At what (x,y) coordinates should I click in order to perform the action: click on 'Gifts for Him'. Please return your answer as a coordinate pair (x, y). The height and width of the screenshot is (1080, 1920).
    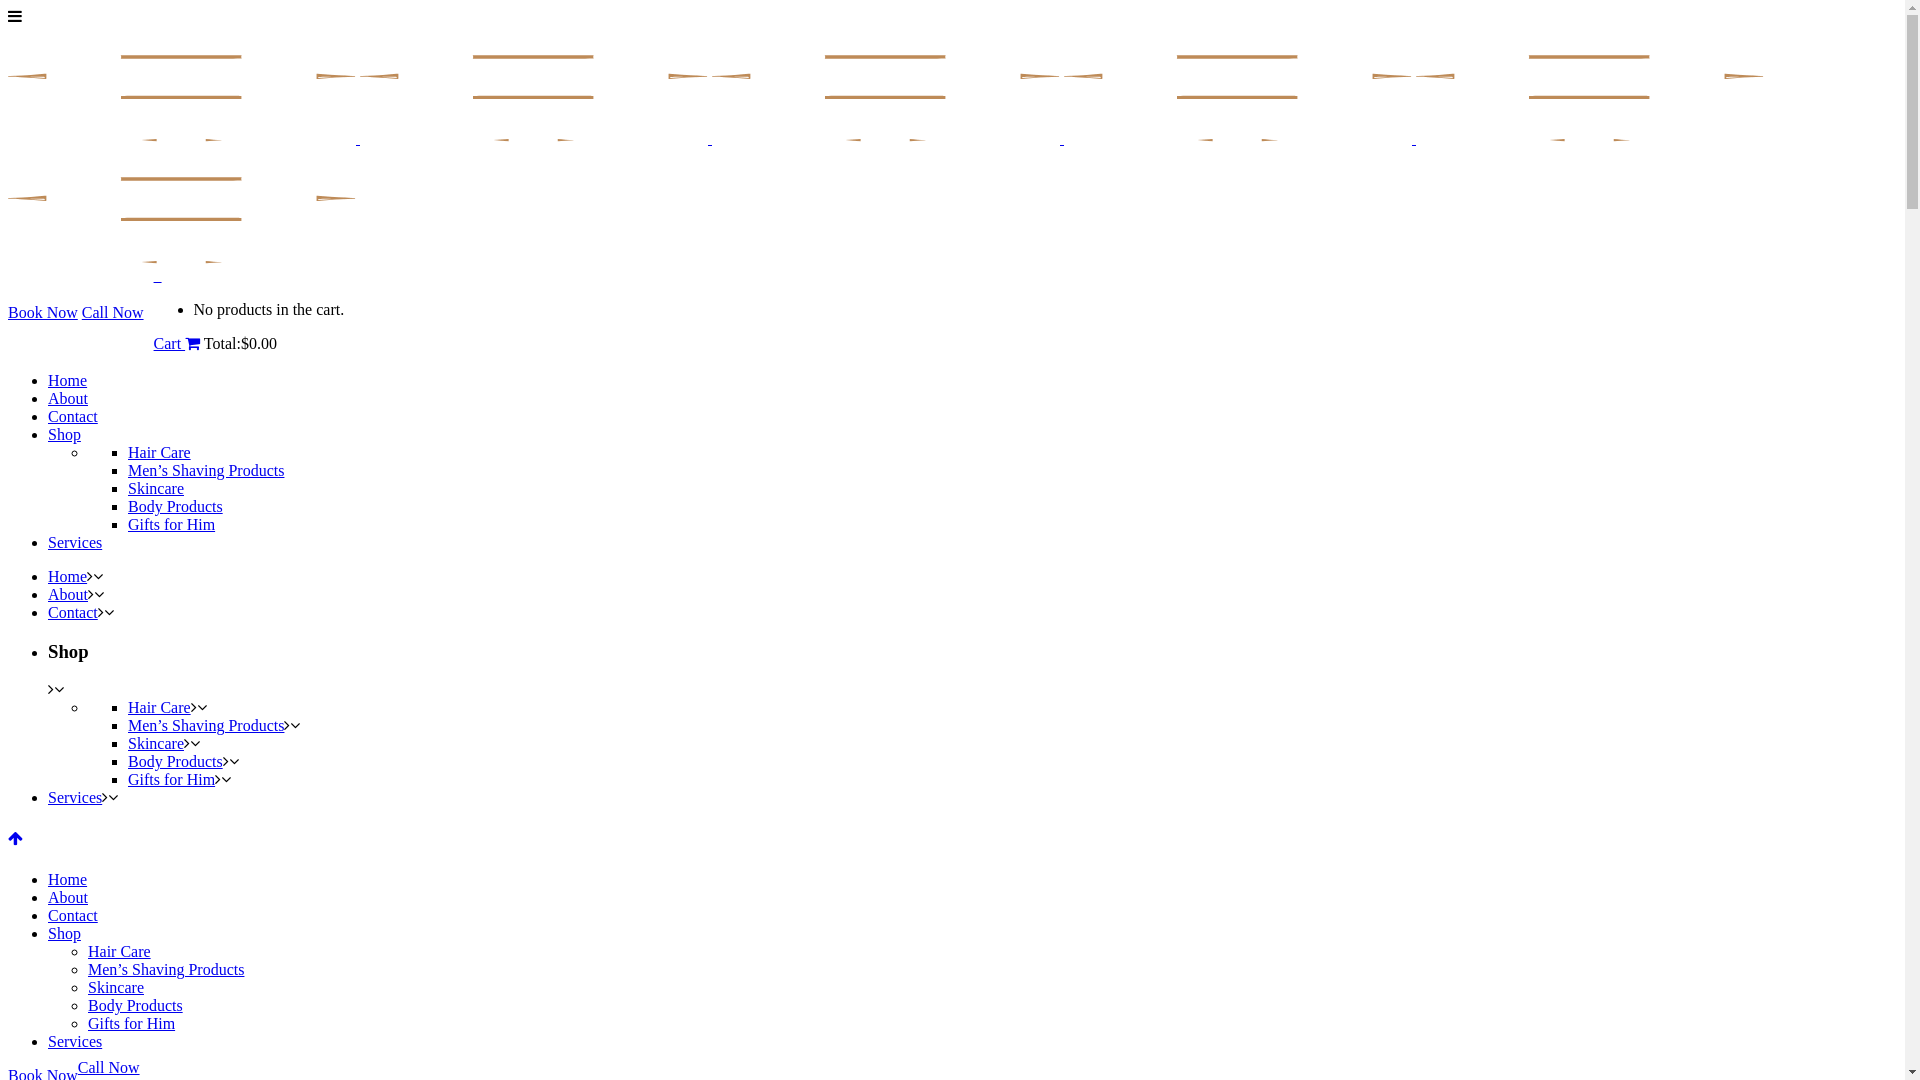
    Looking at the image, I should click on (130, 1023).